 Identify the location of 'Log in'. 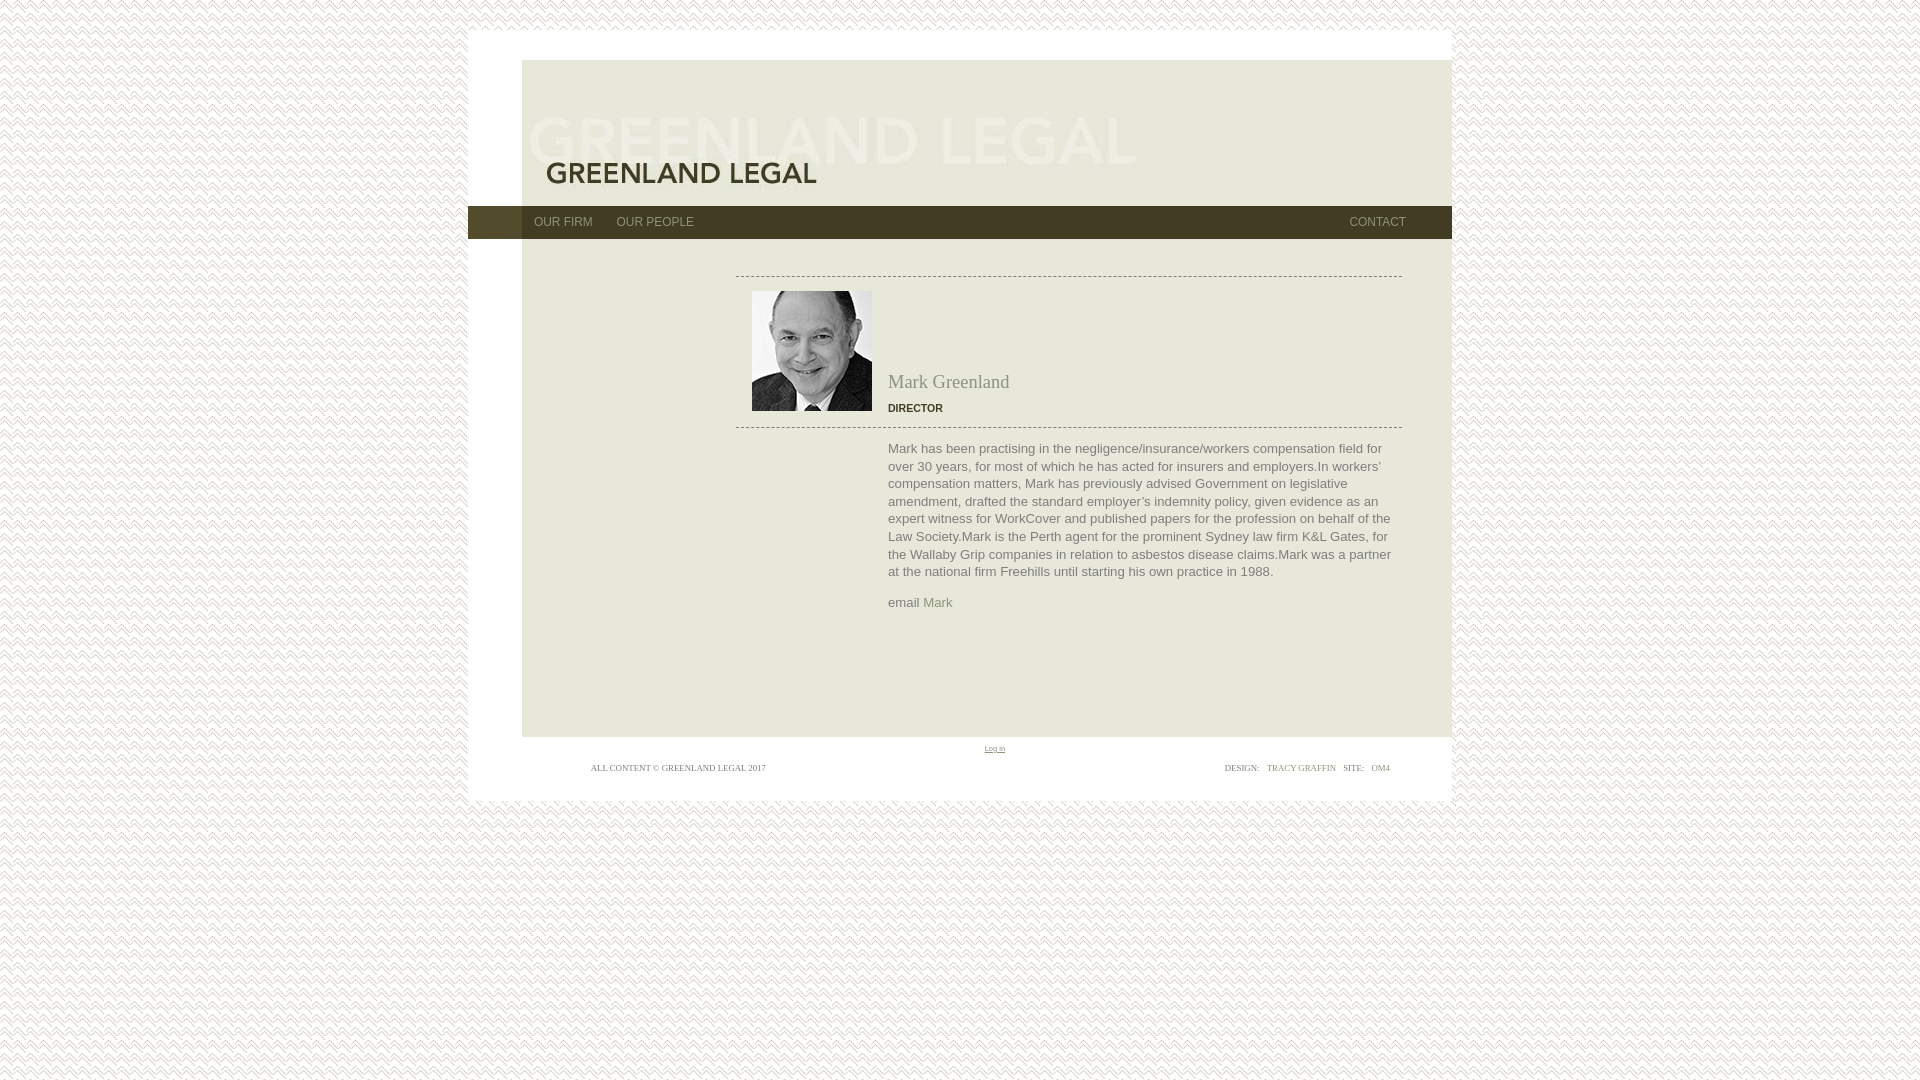
(994, 748).